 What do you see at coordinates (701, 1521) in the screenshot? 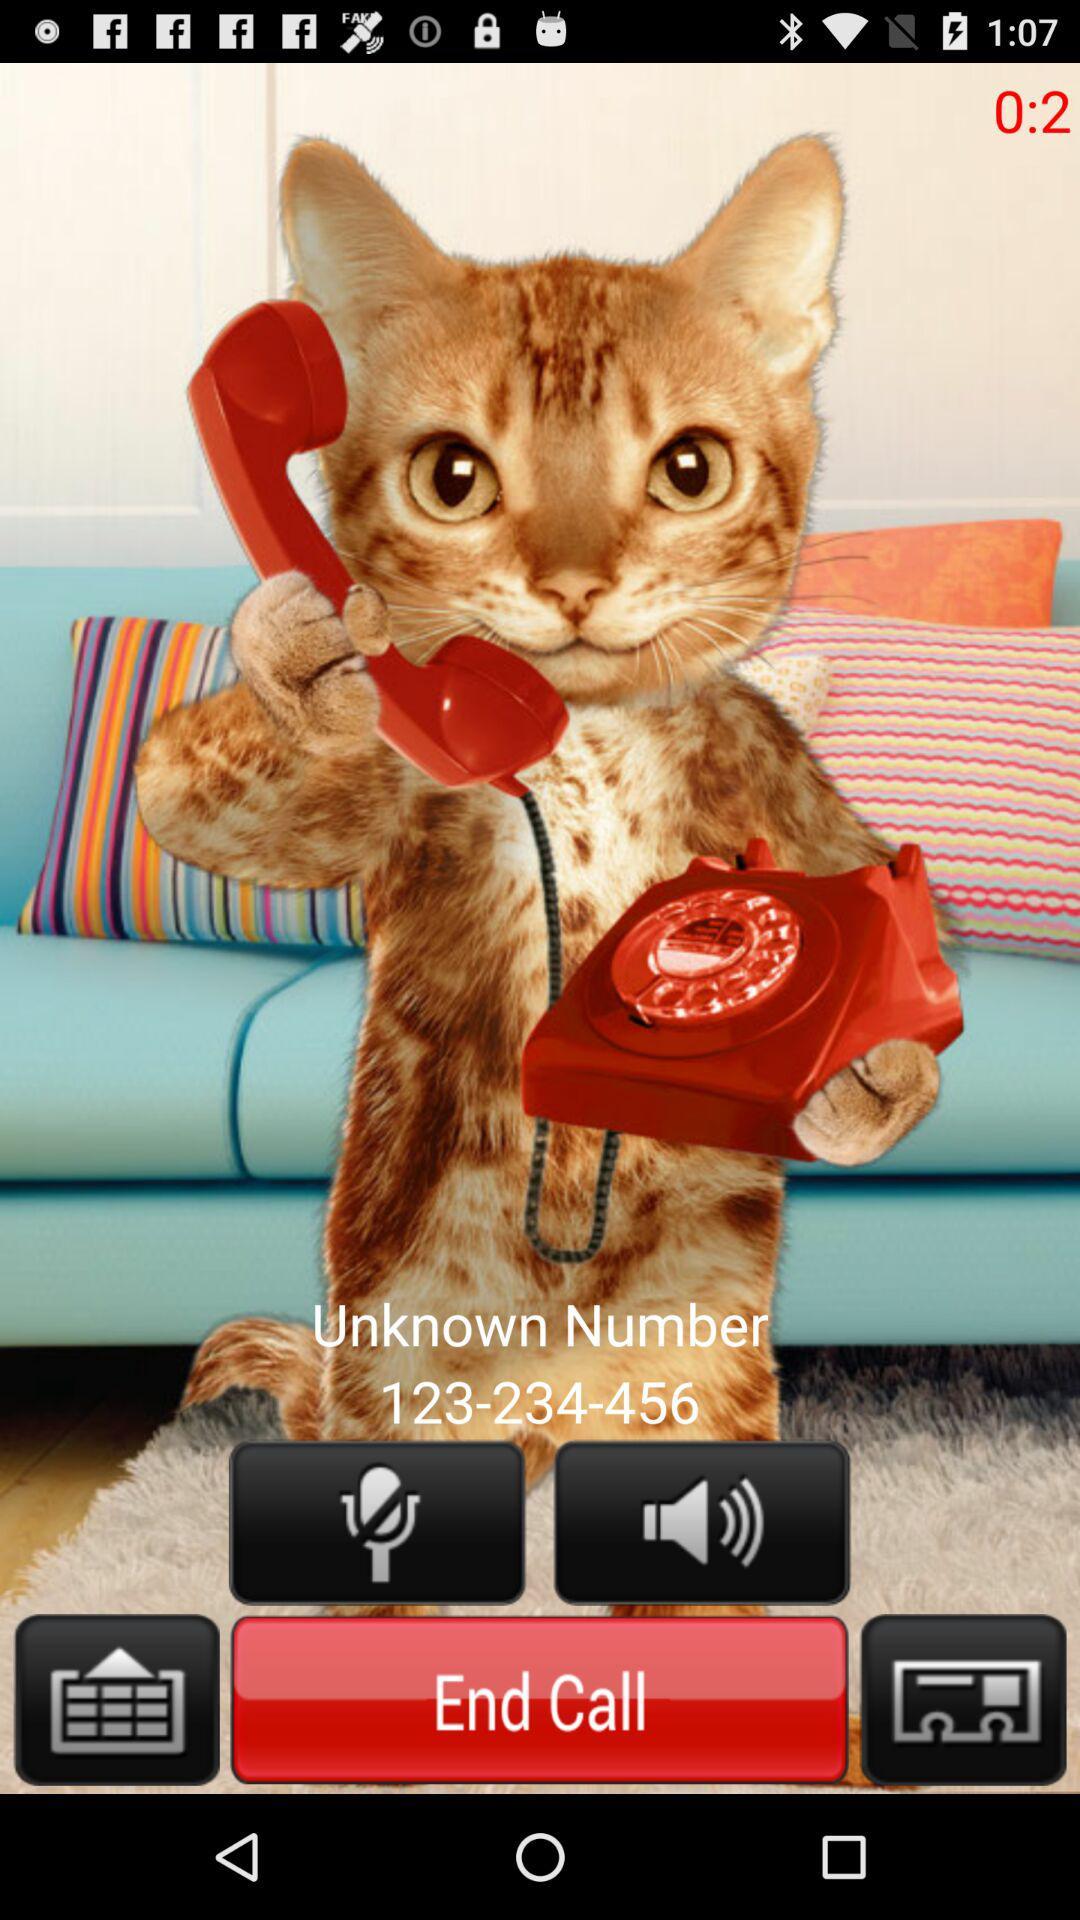
I see `sound option` at bounding box center [701, 1521].